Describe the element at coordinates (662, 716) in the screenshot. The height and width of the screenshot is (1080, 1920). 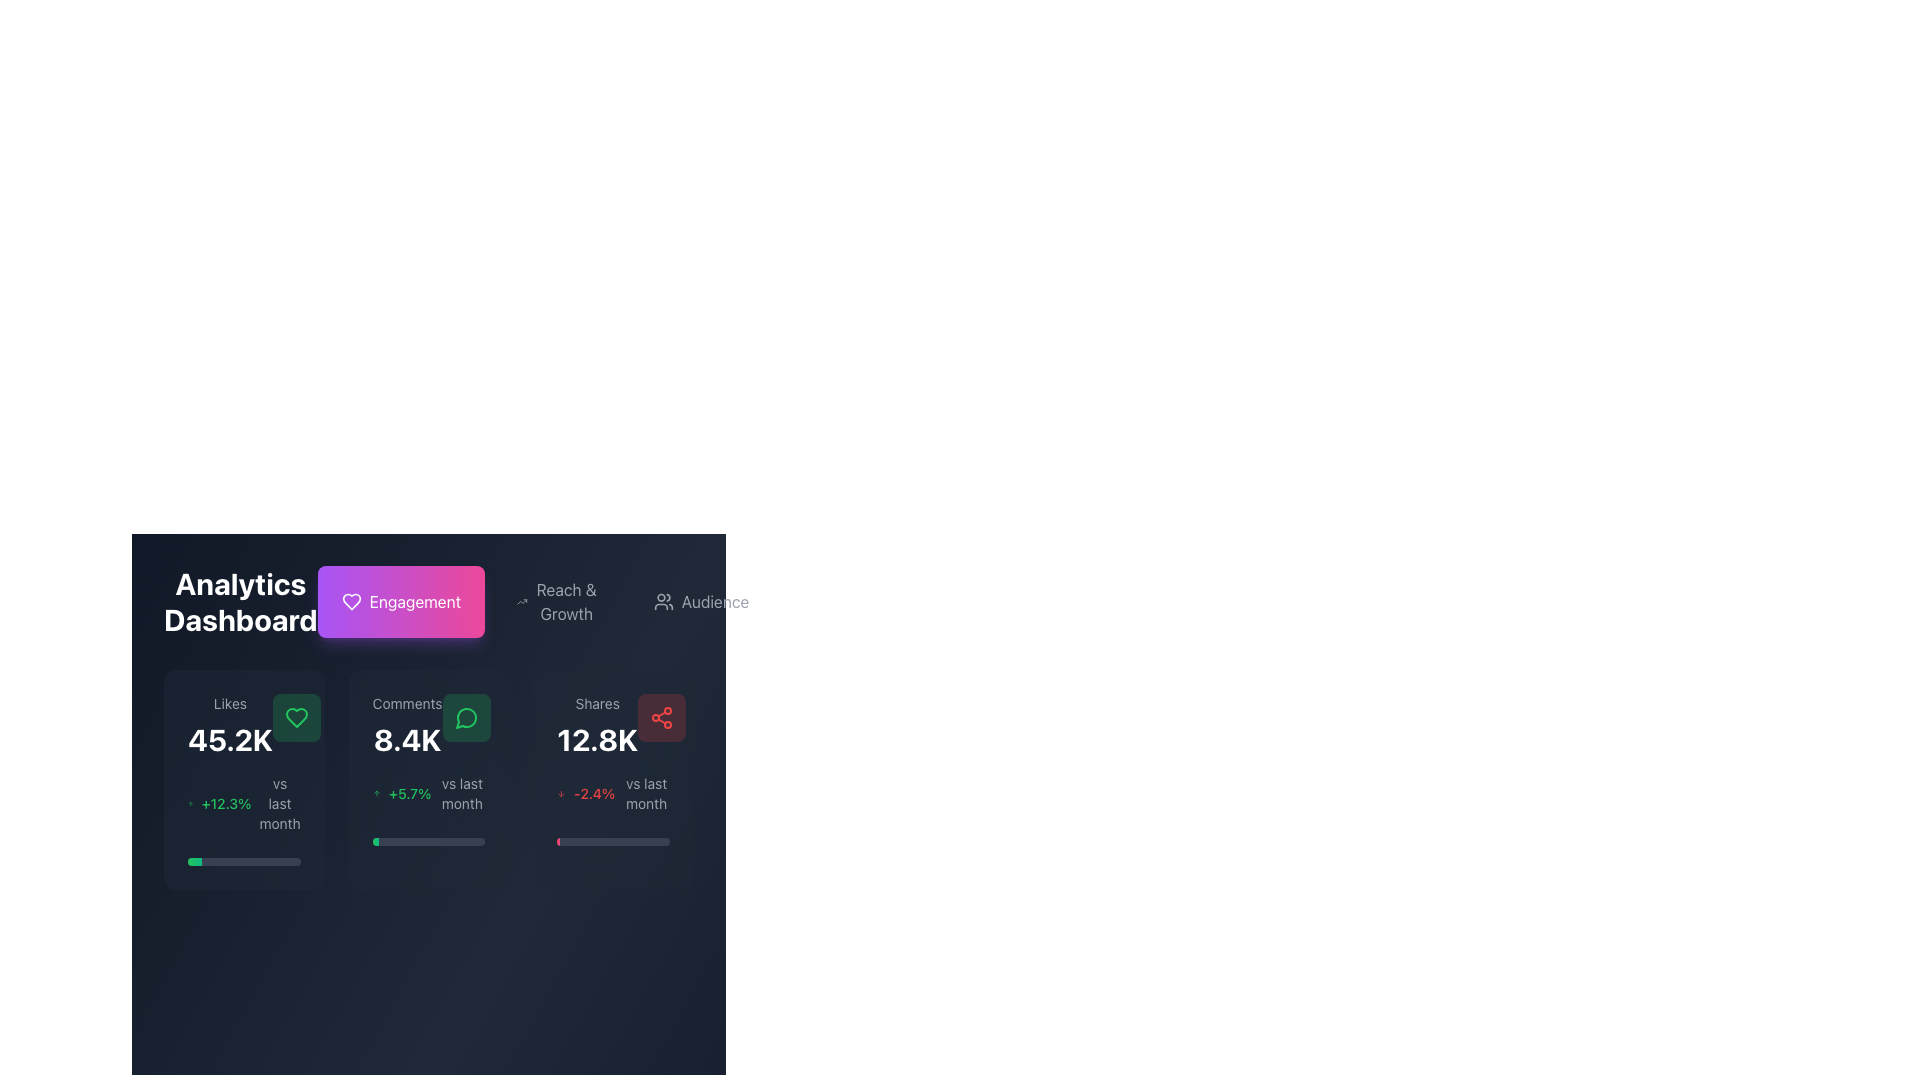
I see `the share button located in the upper-right portion of the 'Shares' section, adjacent to the '12.8K' text, to initiate a sharing action` at that location.